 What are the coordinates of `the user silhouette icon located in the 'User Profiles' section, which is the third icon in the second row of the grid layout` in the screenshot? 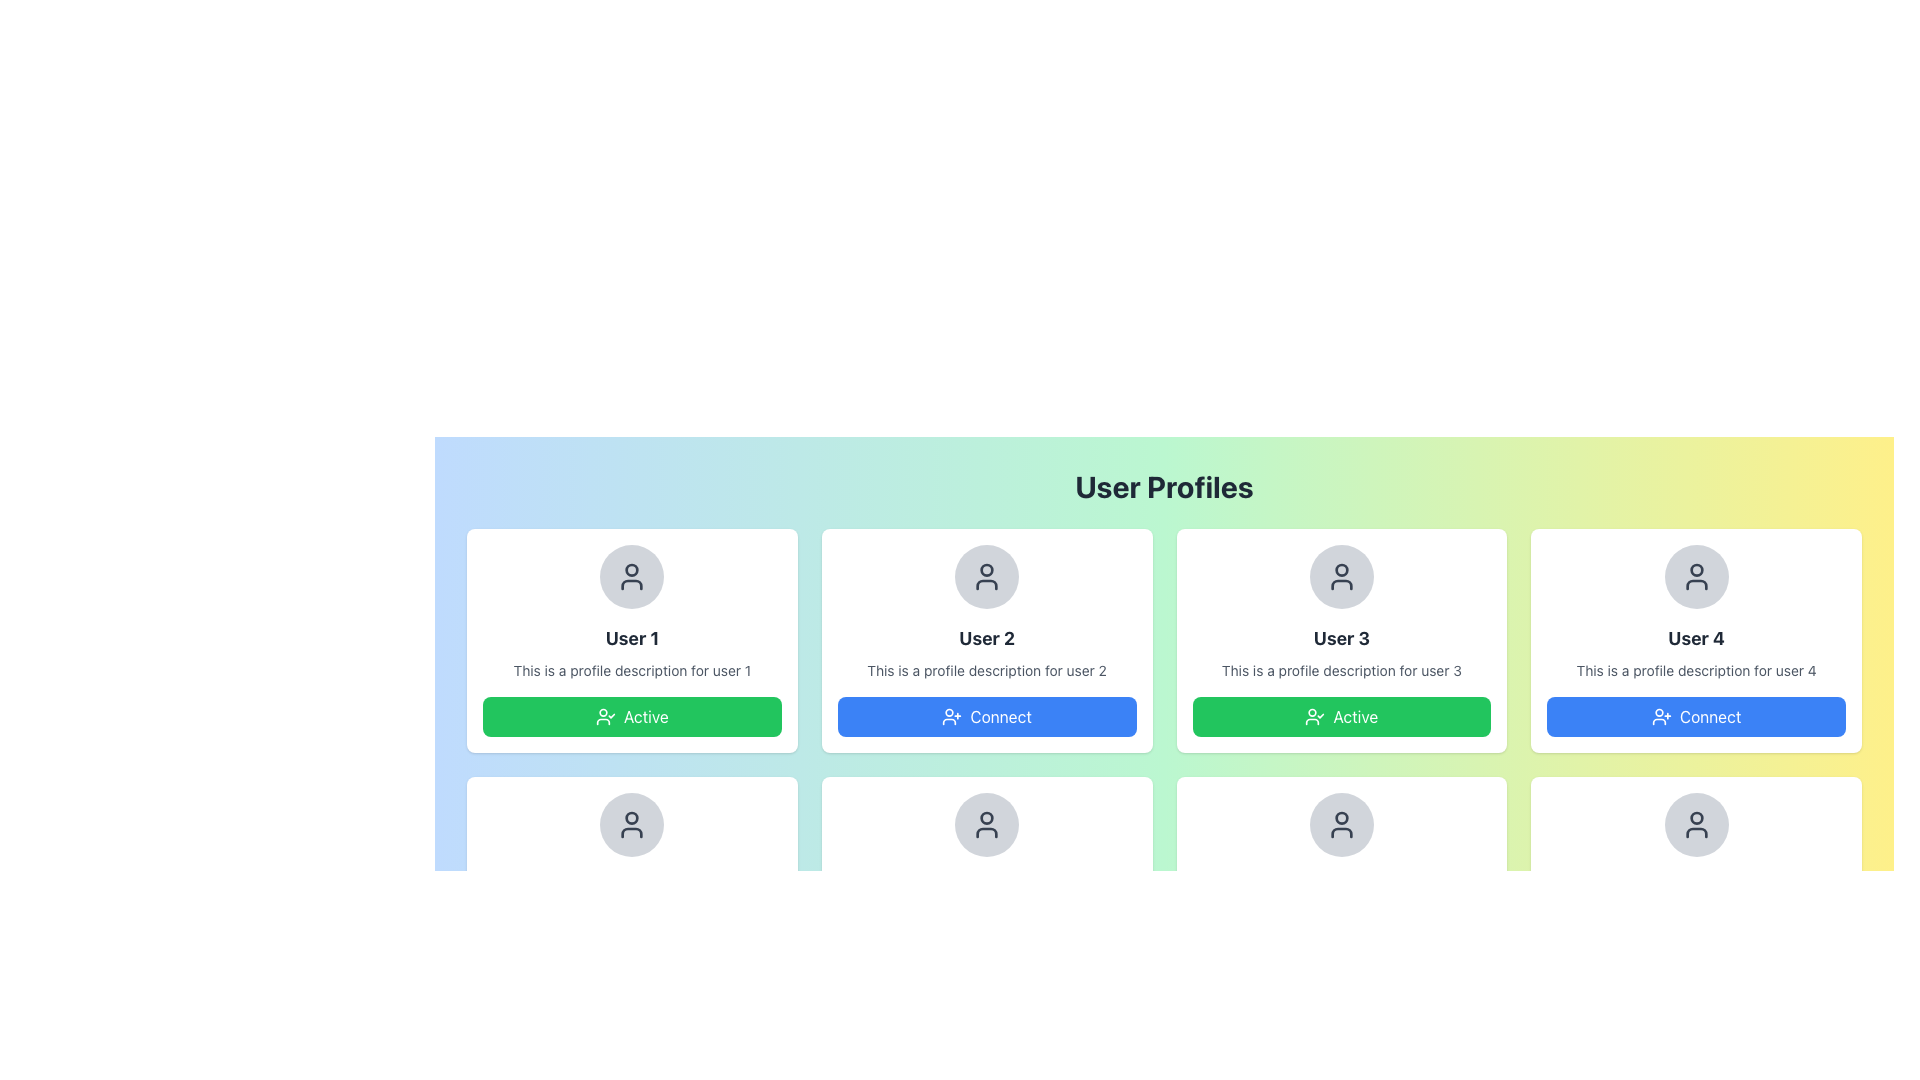 It's located at (1341, 825).